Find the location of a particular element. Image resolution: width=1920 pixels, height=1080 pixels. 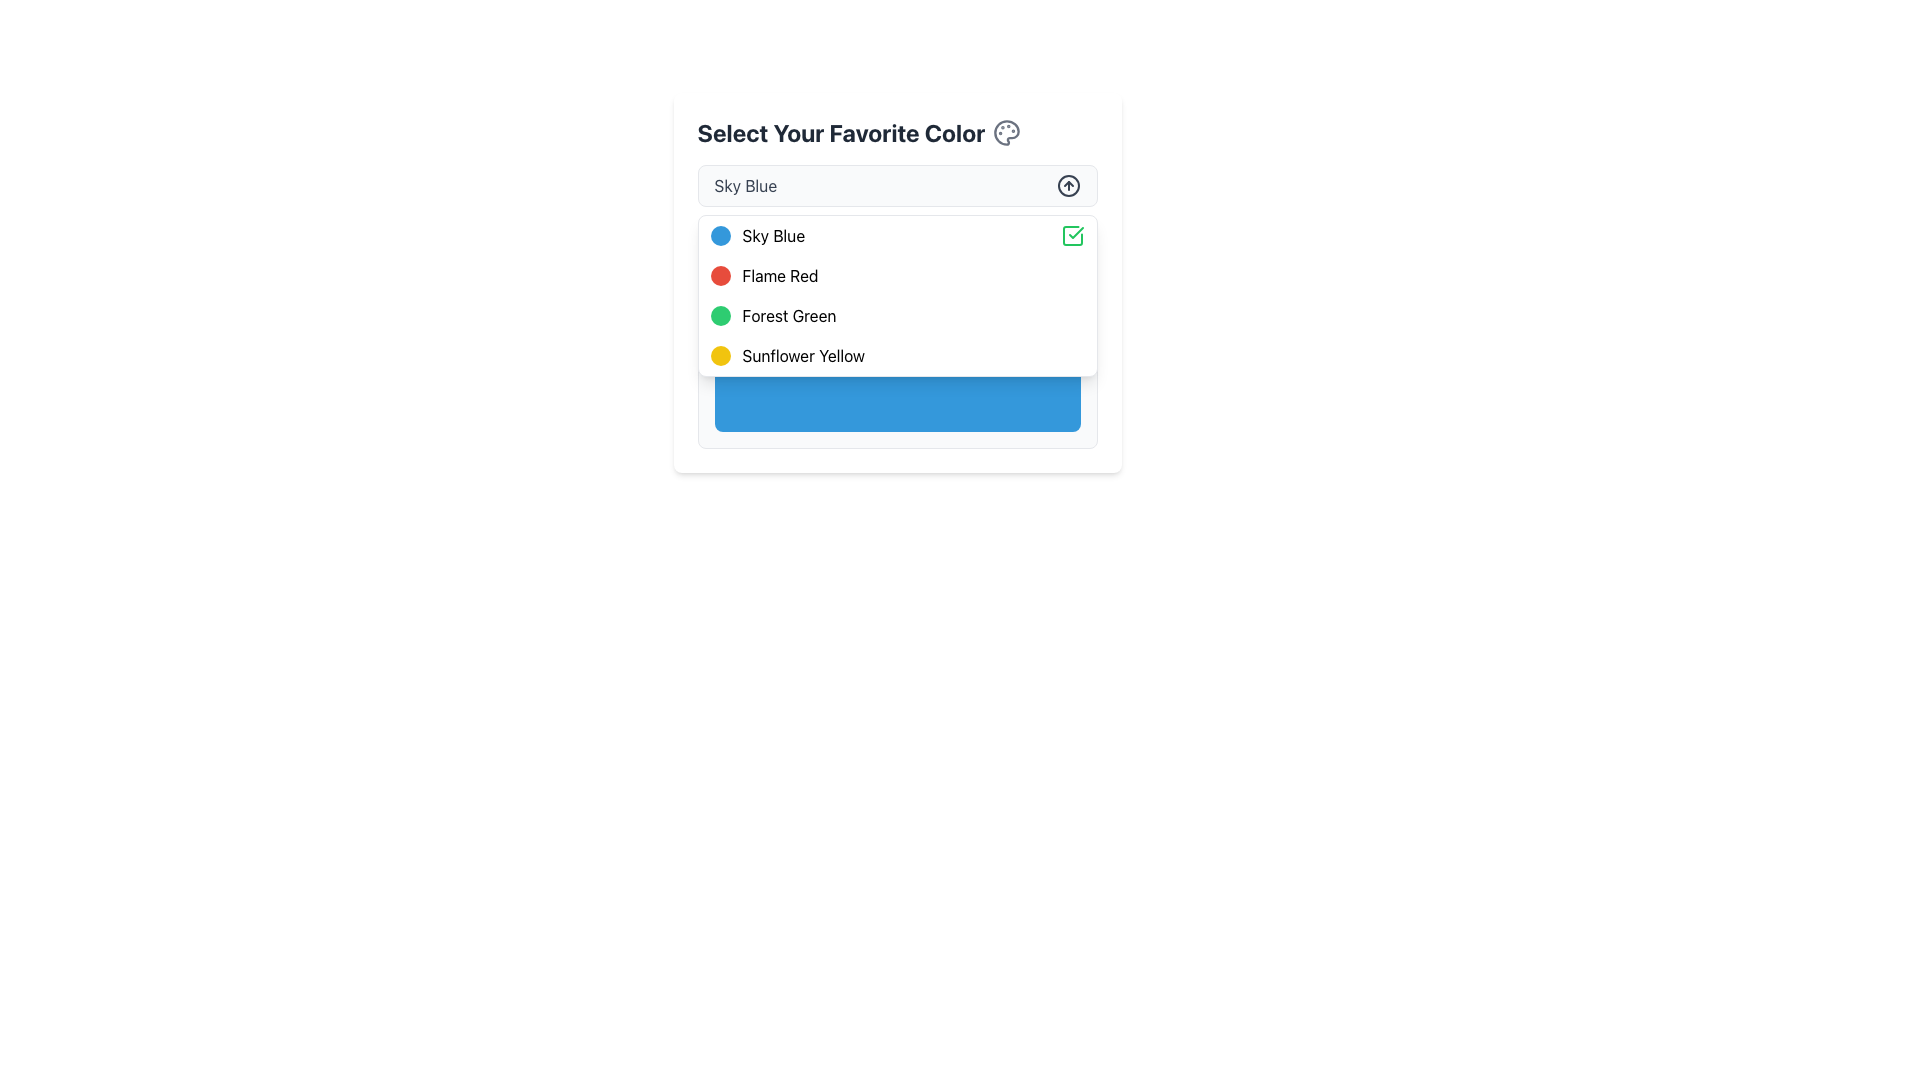

the text label displaying 'Sky Blue' which is part of the dropdown menu titled 'Select Your Favorite Color' is located at coordinates (772, 234).